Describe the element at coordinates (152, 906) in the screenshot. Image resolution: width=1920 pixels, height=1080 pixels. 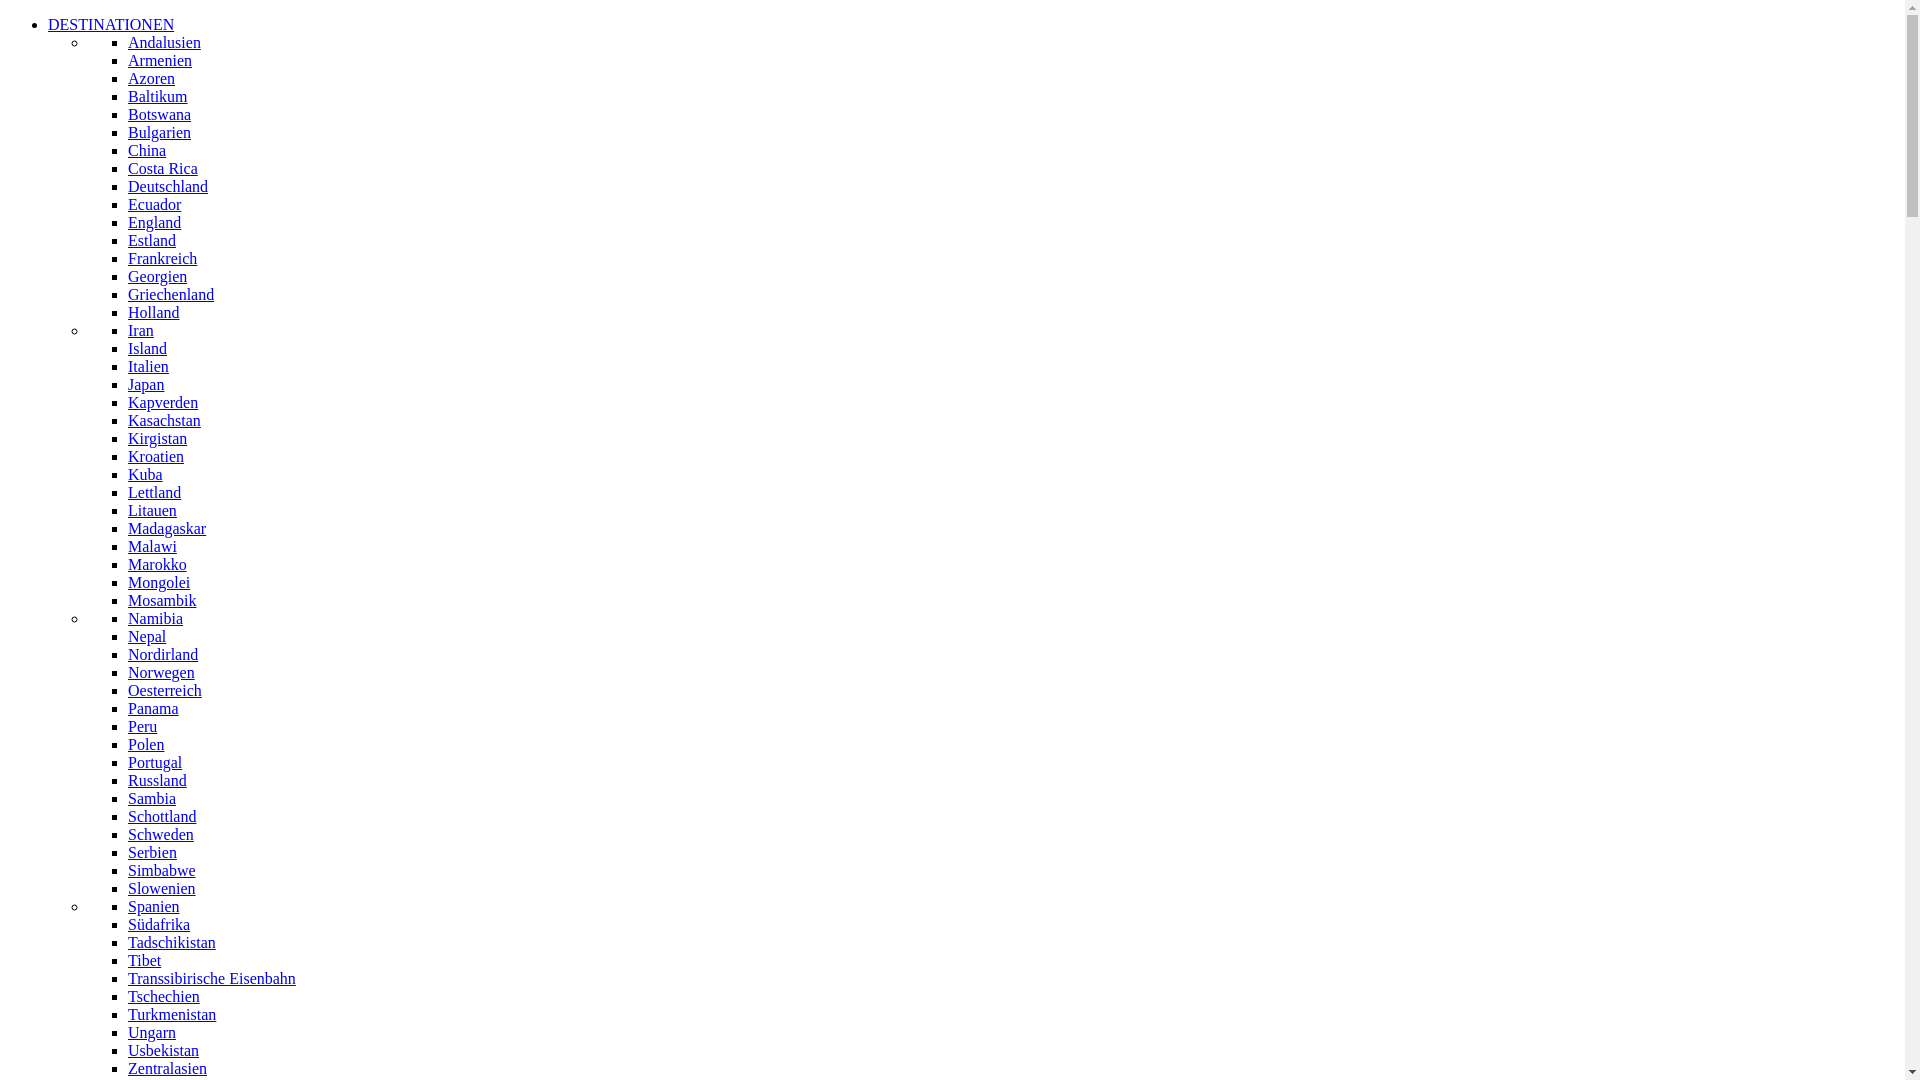
I see `'Spanien'` at that location.